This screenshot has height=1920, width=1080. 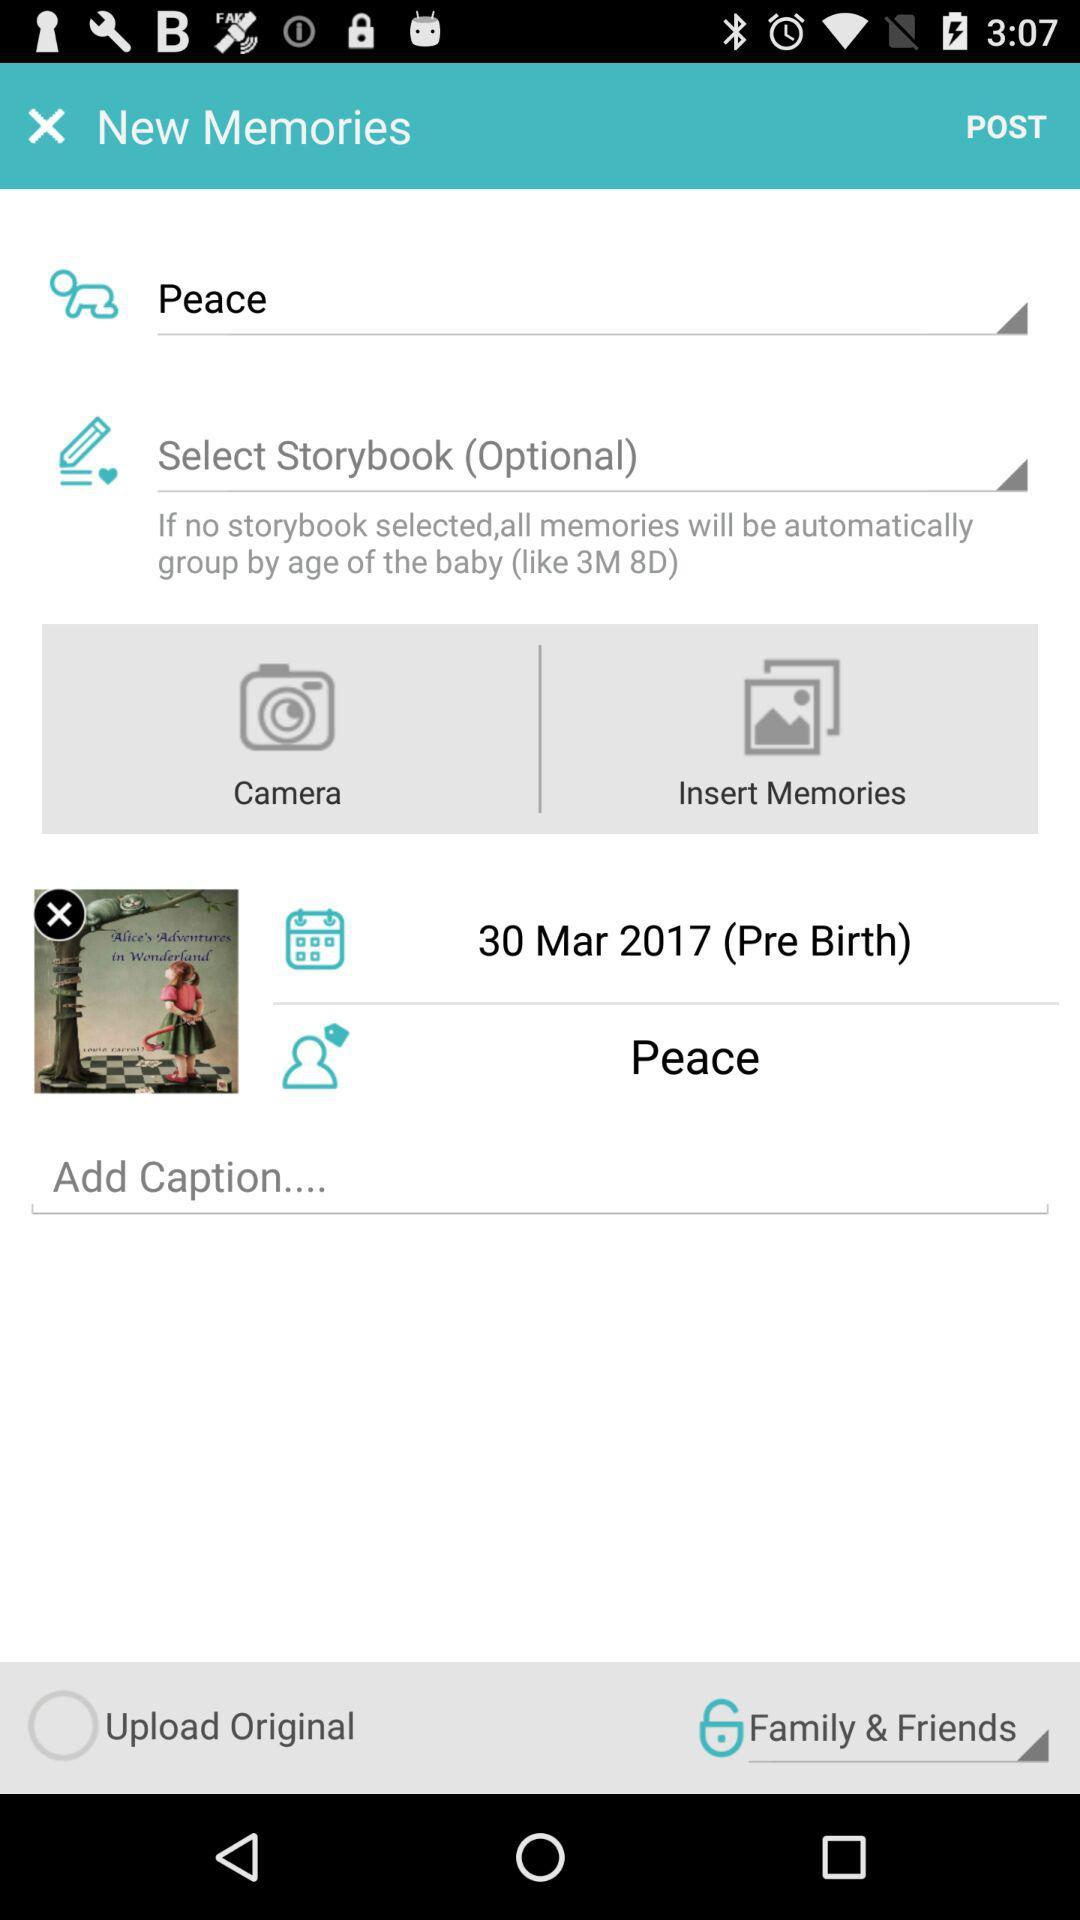 I want to click on a caption, so click(x=540, y=1176).